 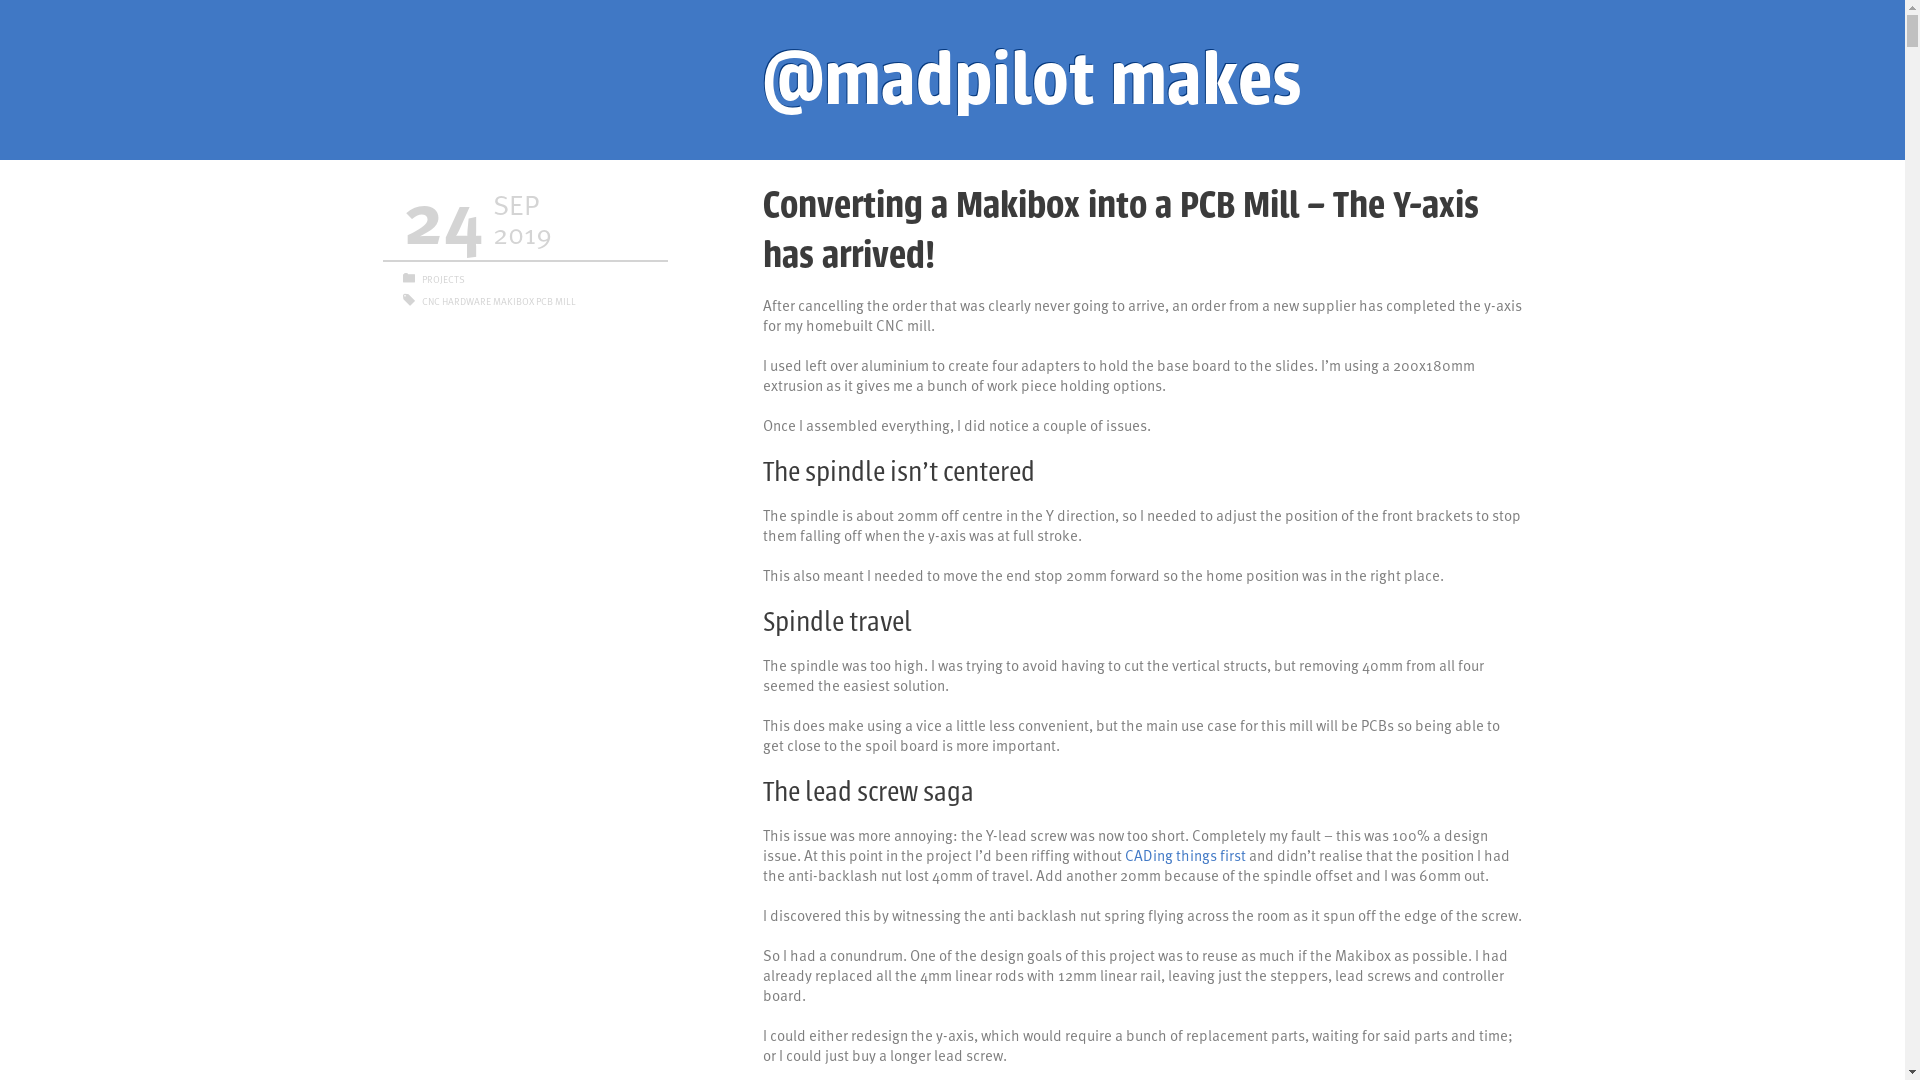 What do you see at coordinates (1232, 855) in the screenshot?
I see `'first'` at bounding box center [1232, 855].